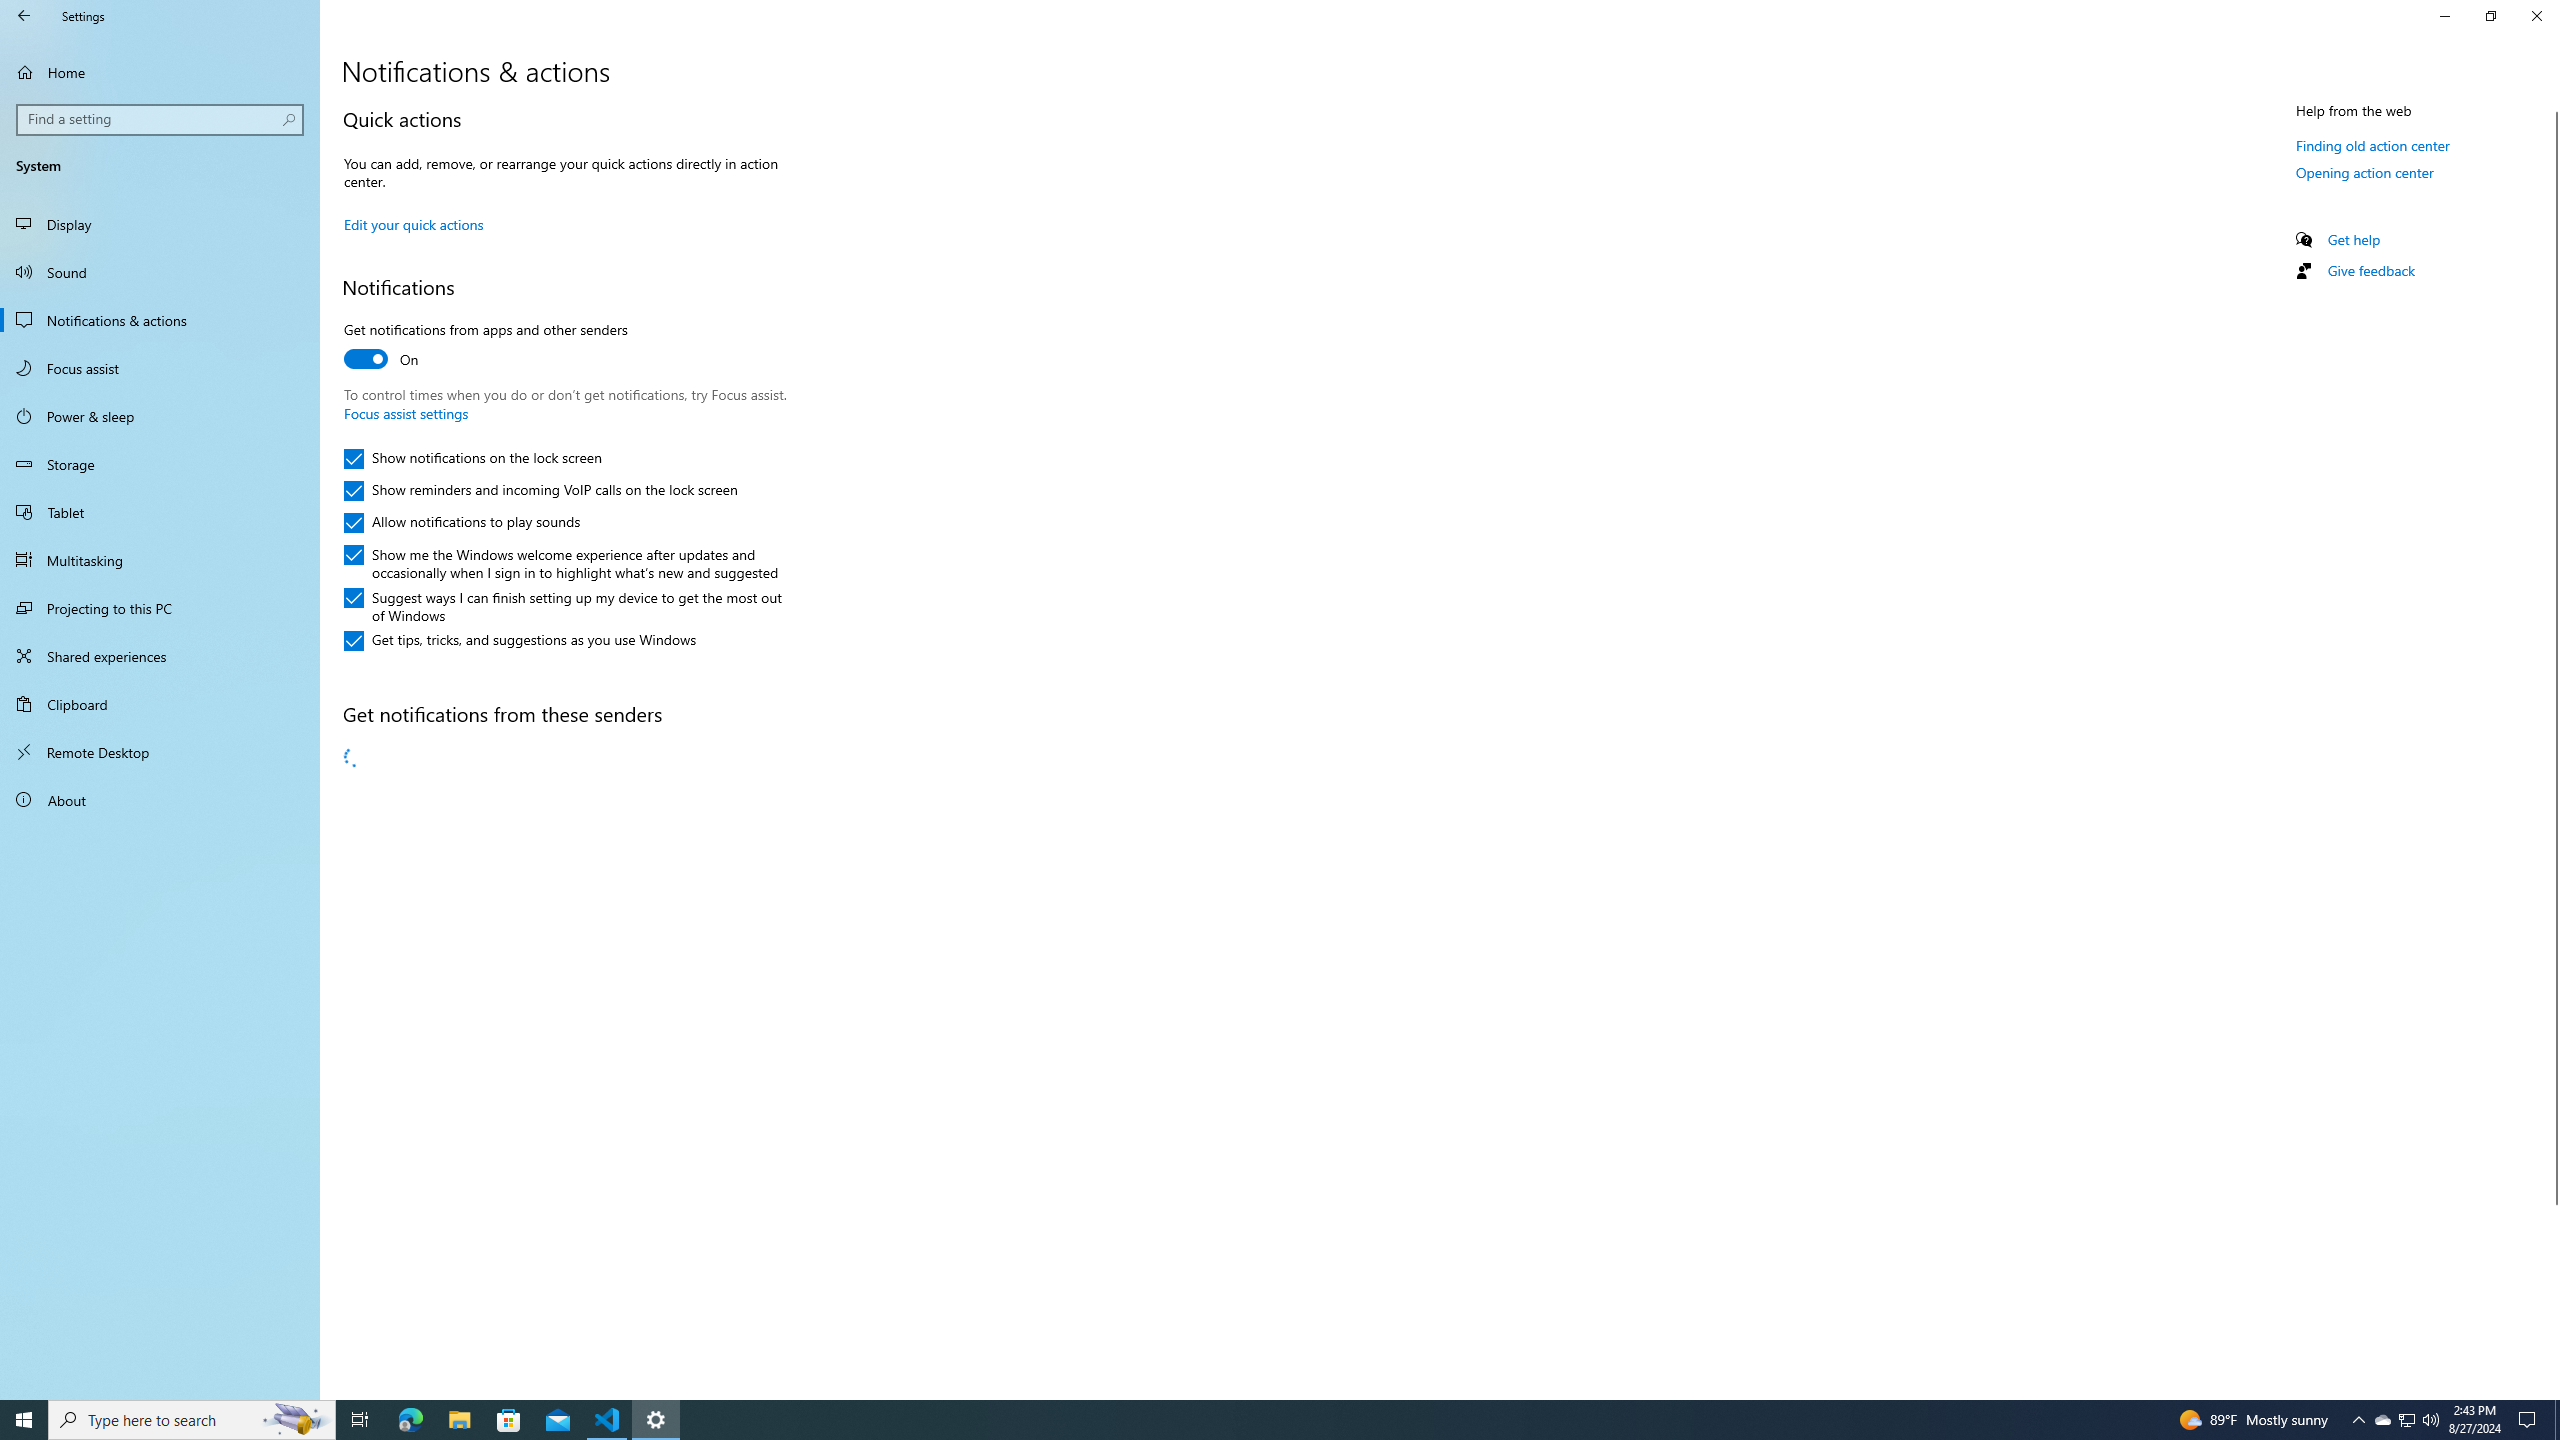 The image size is (2560, 1440). What do you see at coordinates (159, 798) in the screenshot?
I see `'About'` at bounding box center [159, 798].